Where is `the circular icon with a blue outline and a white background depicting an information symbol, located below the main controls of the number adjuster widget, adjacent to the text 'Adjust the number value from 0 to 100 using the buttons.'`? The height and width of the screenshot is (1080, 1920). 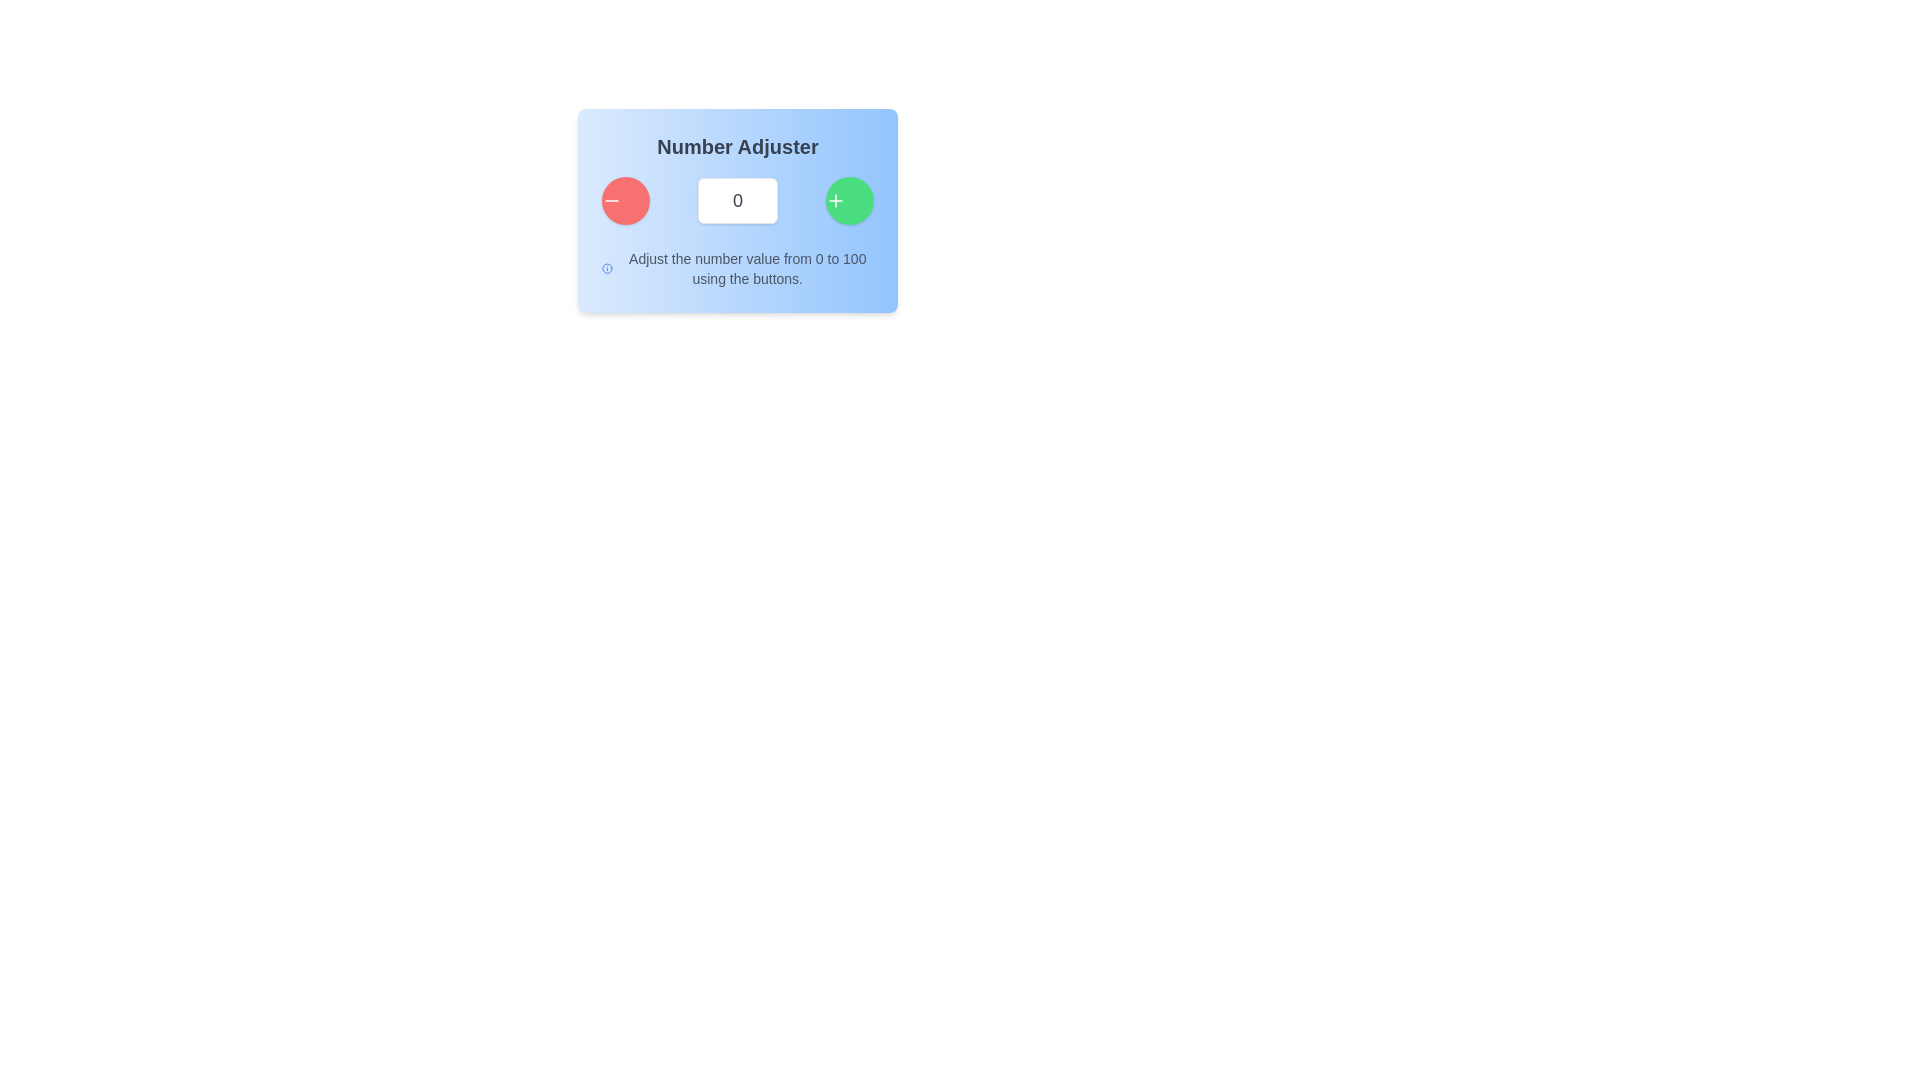
the circular icon with a blue outline and a white background depicting an information symbol, located below the main controls of the number adjuster widget, adjacent to the text 'Adjust the number value from 0 to 100 using the buttons.' is located at coordinates (606, 268).